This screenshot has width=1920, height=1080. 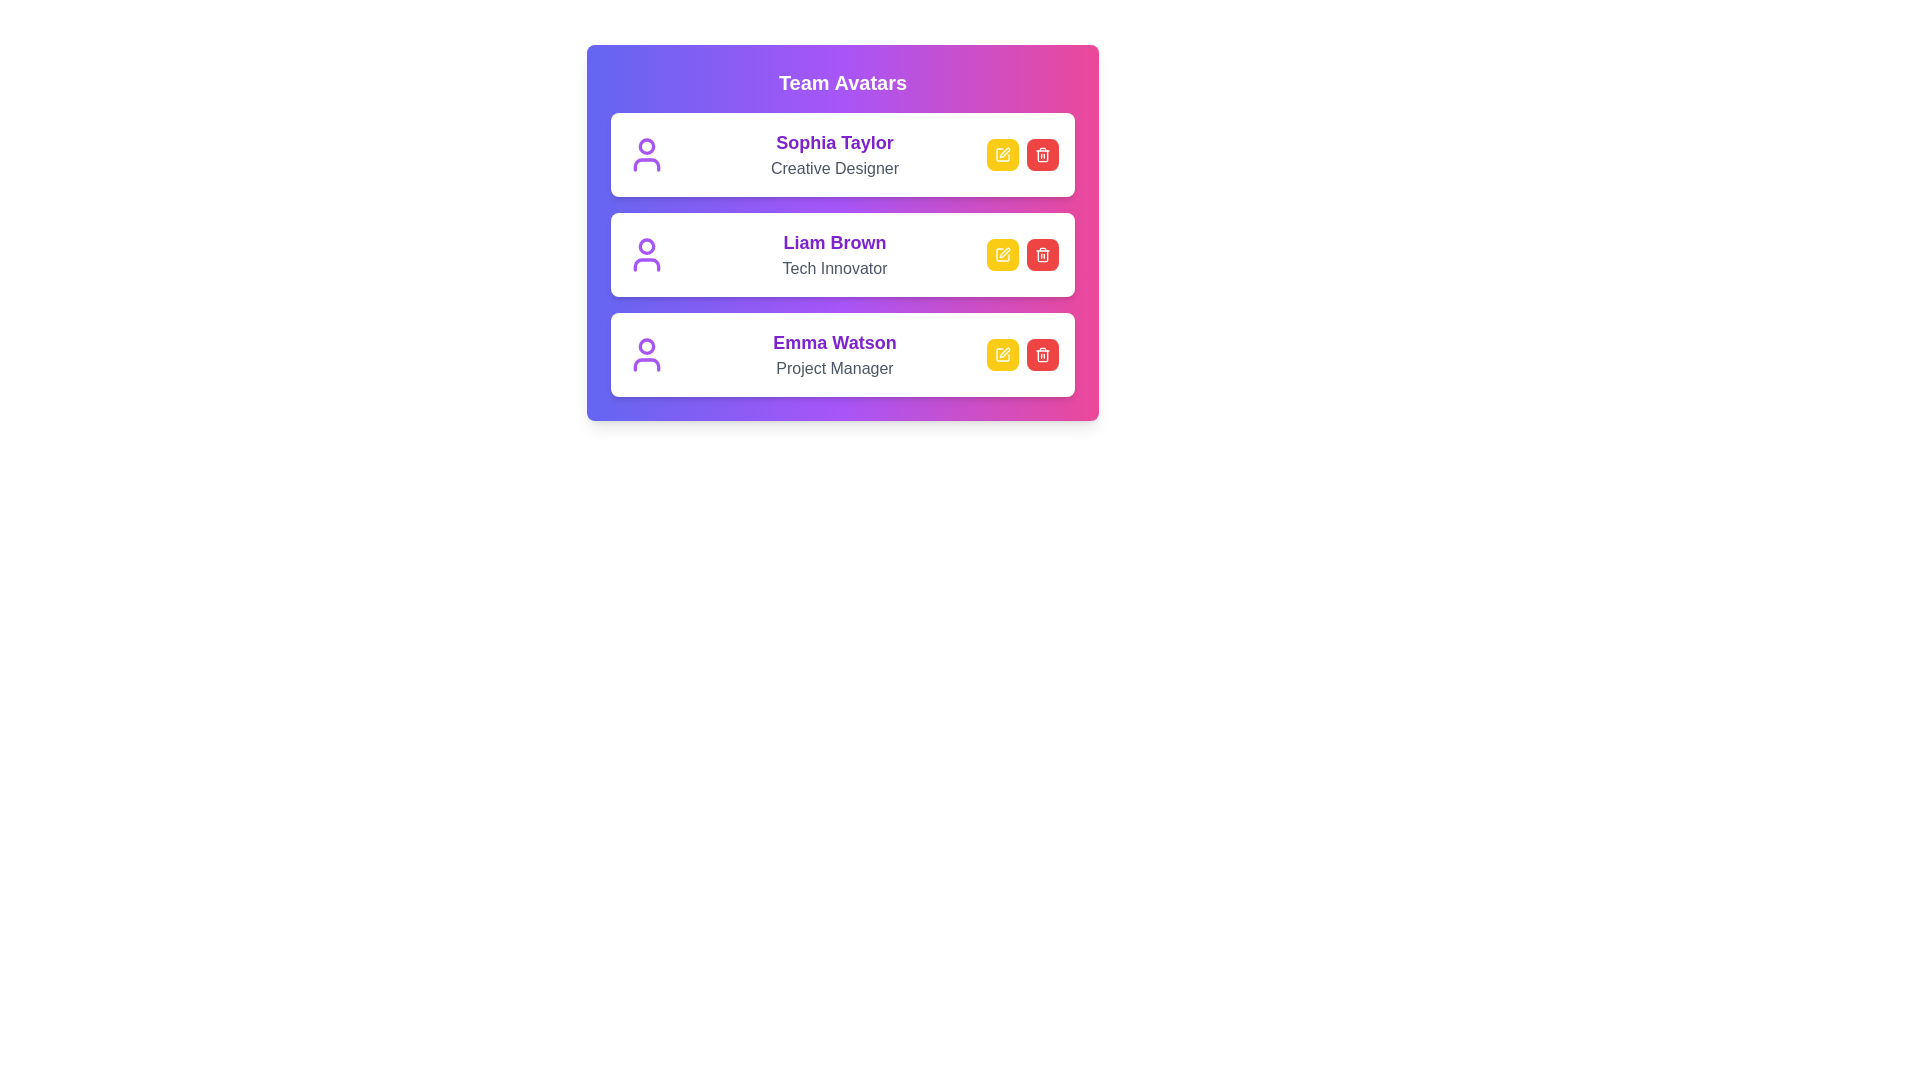 What do you see at coordinates (835, 168) in the screenshot?
I see `the text label 'Creative Designer' located beneath 'Sophia Taylor' to potentially trigger more details` at bounding box center [835, 168].